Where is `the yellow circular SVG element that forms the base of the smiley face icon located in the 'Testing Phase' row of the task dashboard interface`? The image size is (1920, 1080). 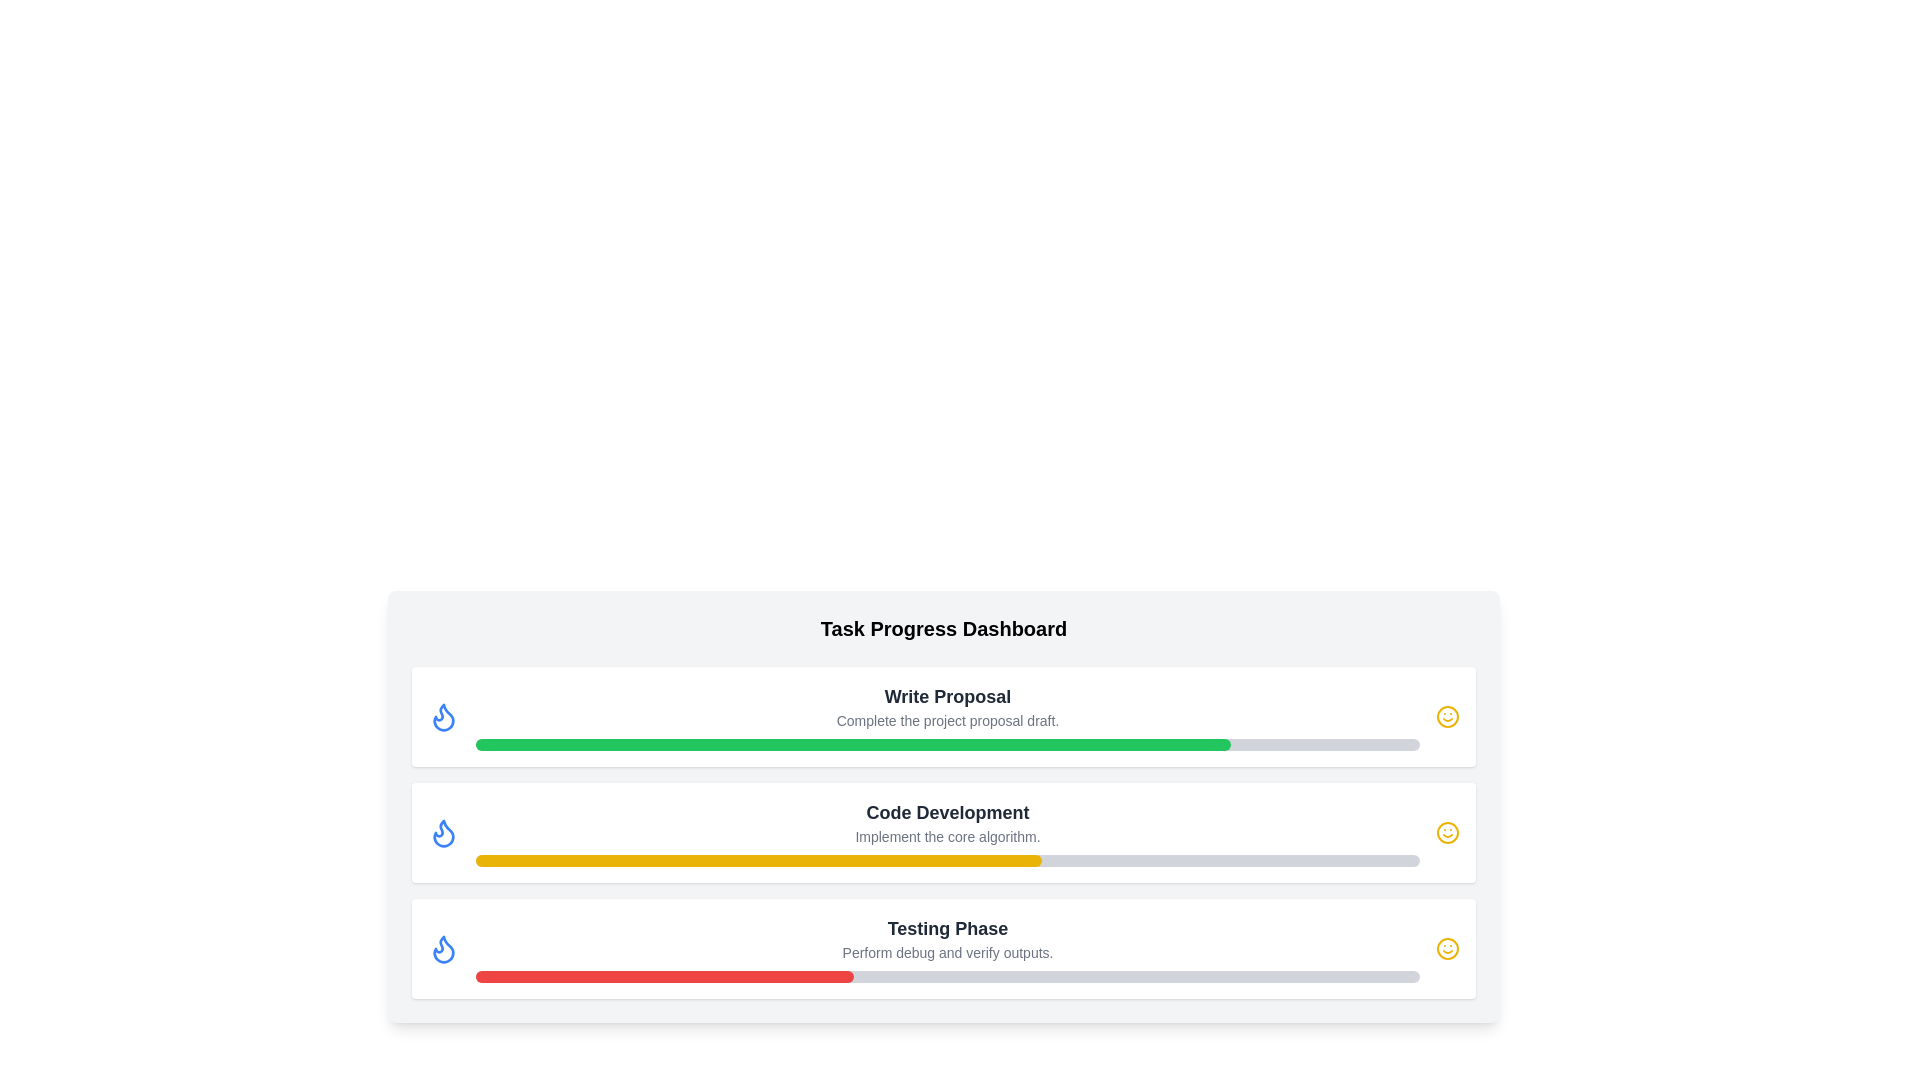 the yellow circular SVG element that forms the base of the smiley face icon located in the 'Testing Phase' row of the task dashboard interface is located at coordinates (1448, 716).